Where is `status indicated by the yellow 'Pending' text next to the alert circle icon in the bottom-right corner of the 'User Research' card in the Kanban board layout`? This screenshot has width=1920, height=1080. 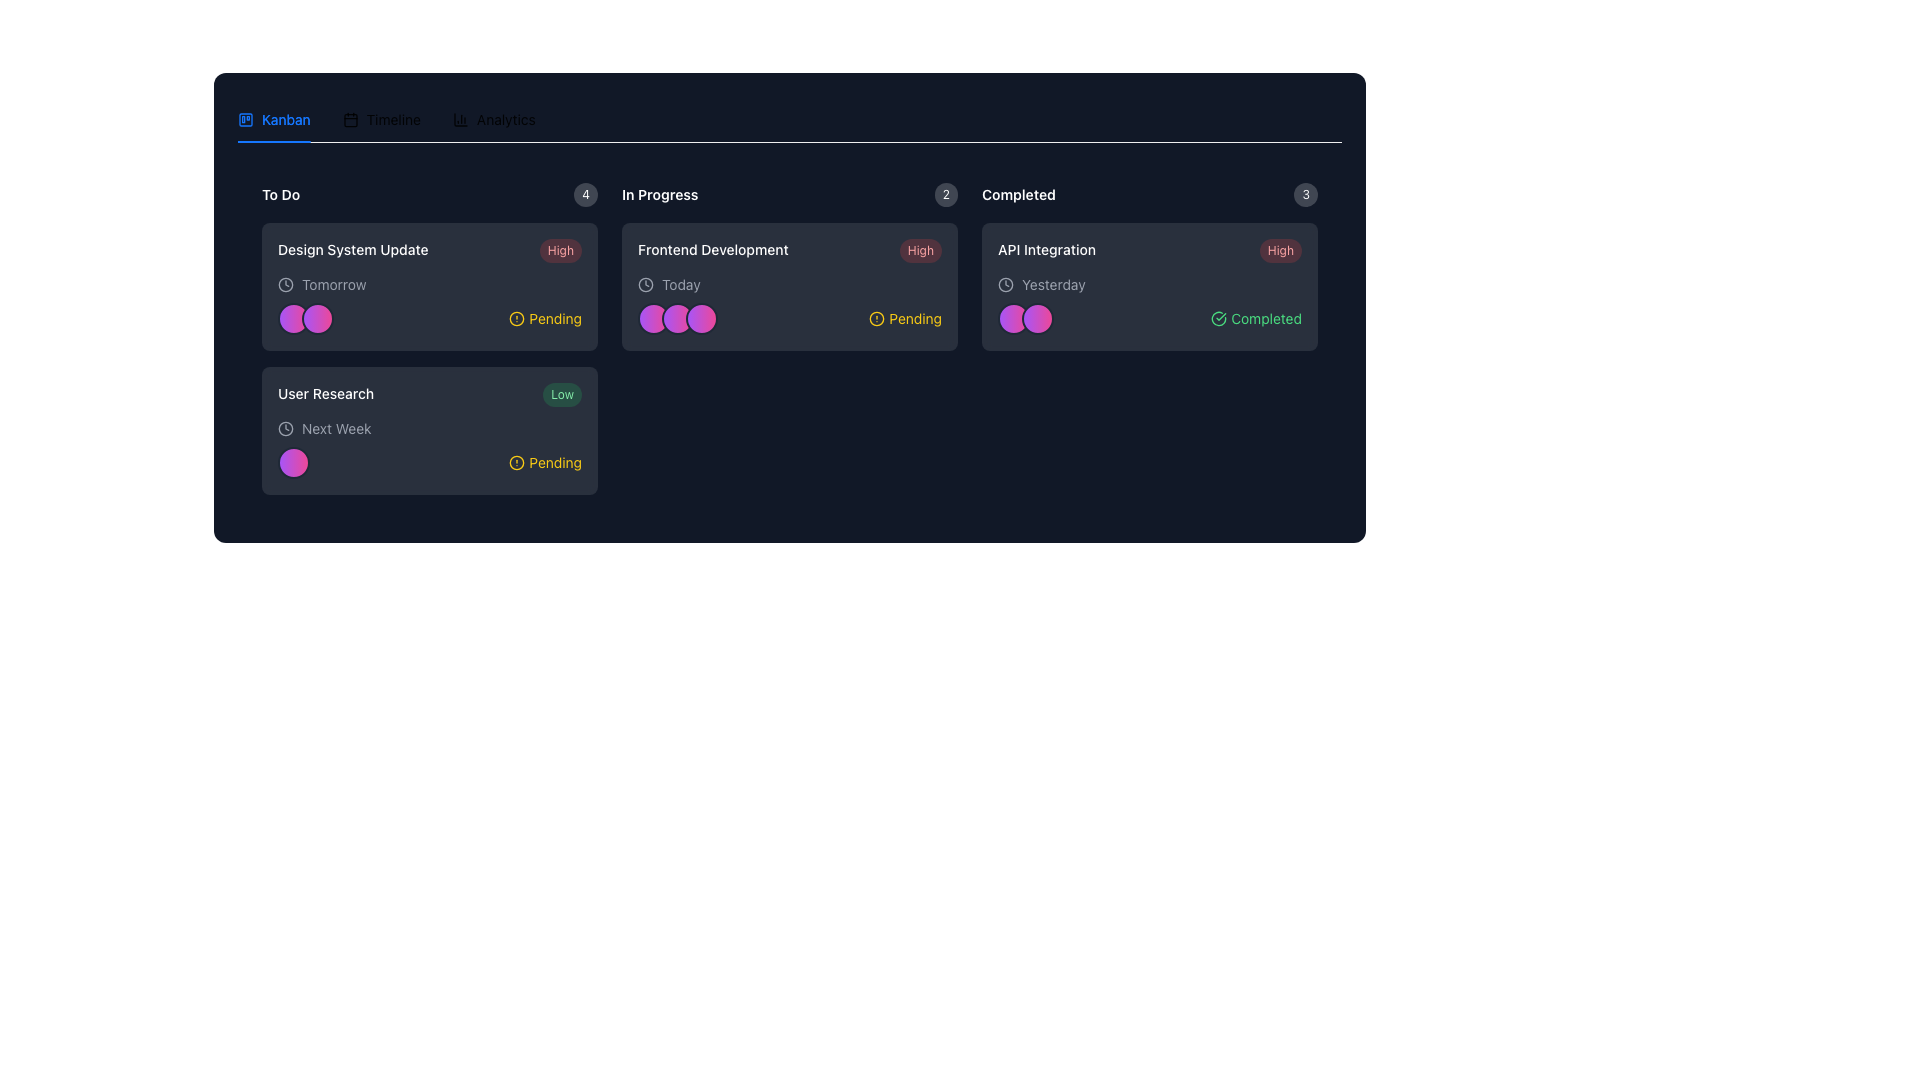
status indicated by the yellow 'Pending' text next to the alert circle icon in the bottom-right corner of the 'User Research' card in the Kanban board layout is located at coordinates (545, 462).